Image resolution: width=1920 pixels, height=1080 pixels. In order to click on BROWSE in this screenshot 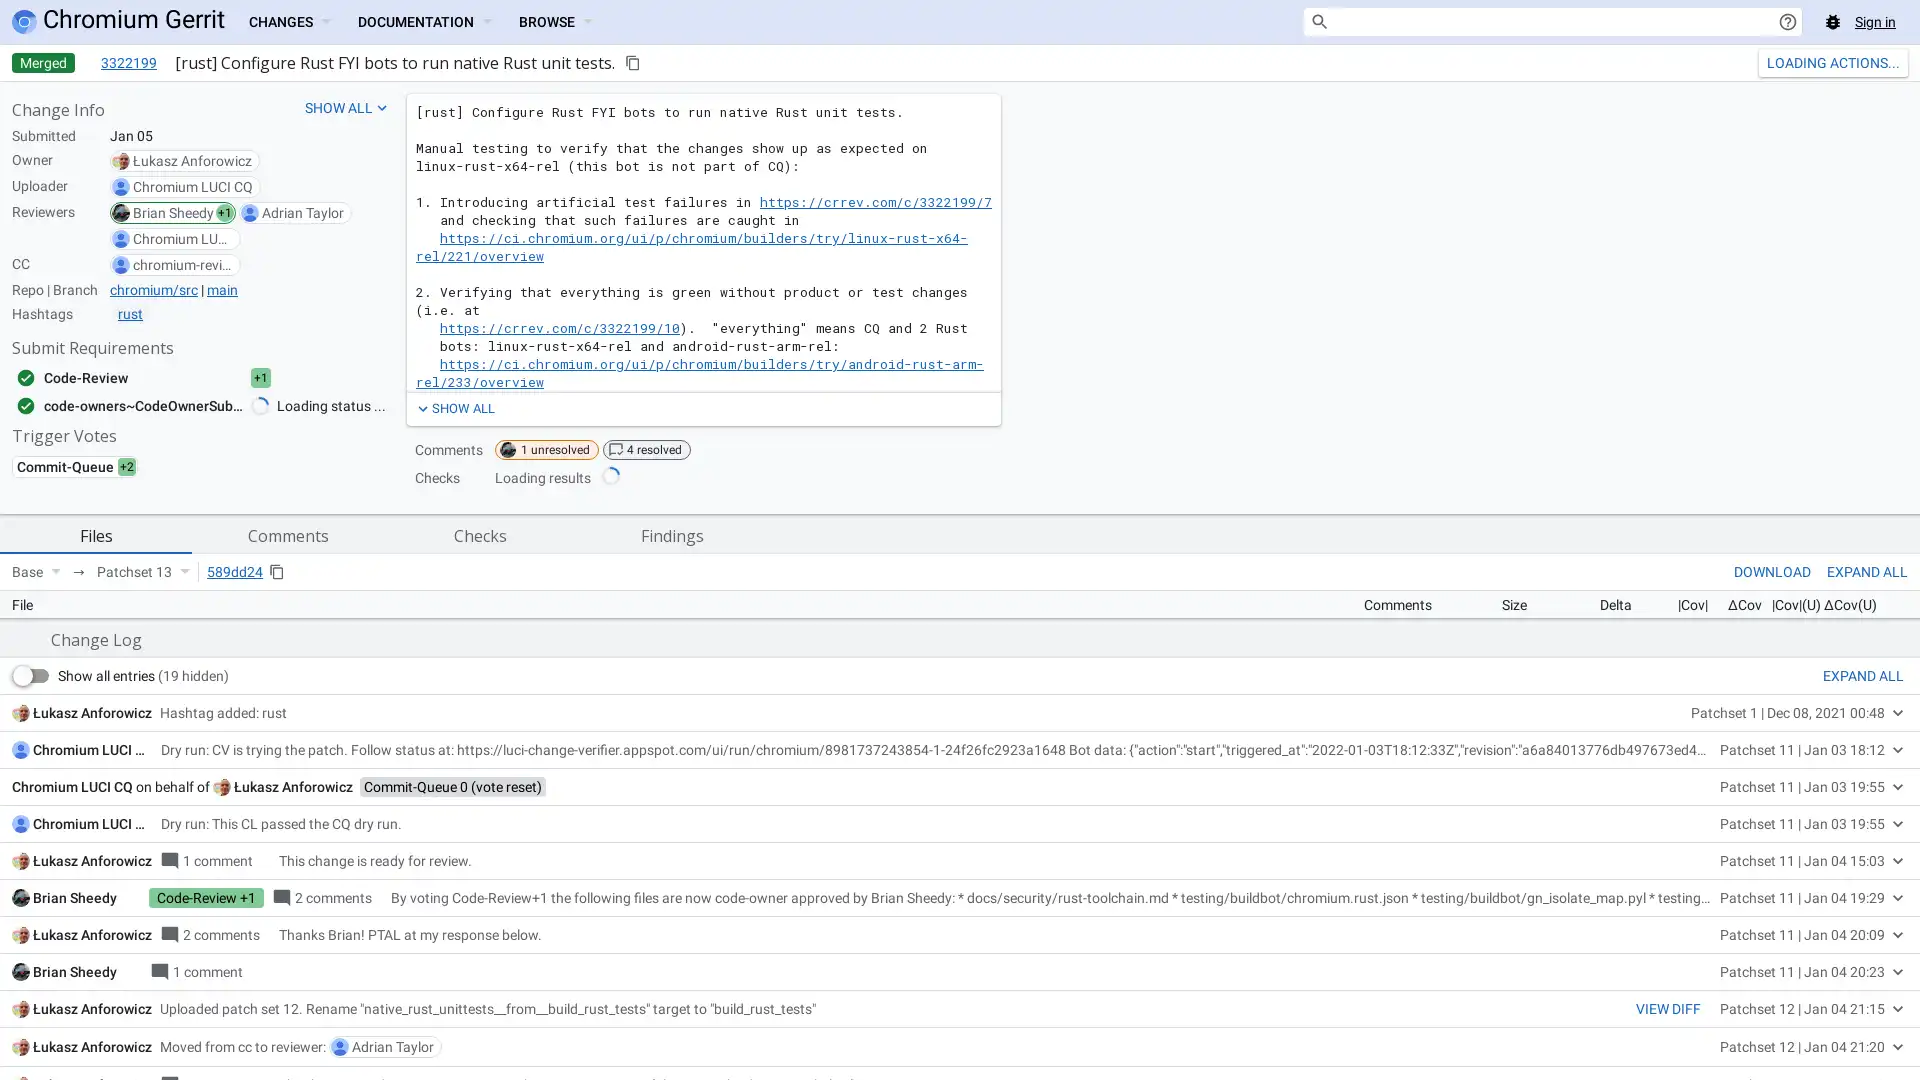, I will do `click(555, 22)`.